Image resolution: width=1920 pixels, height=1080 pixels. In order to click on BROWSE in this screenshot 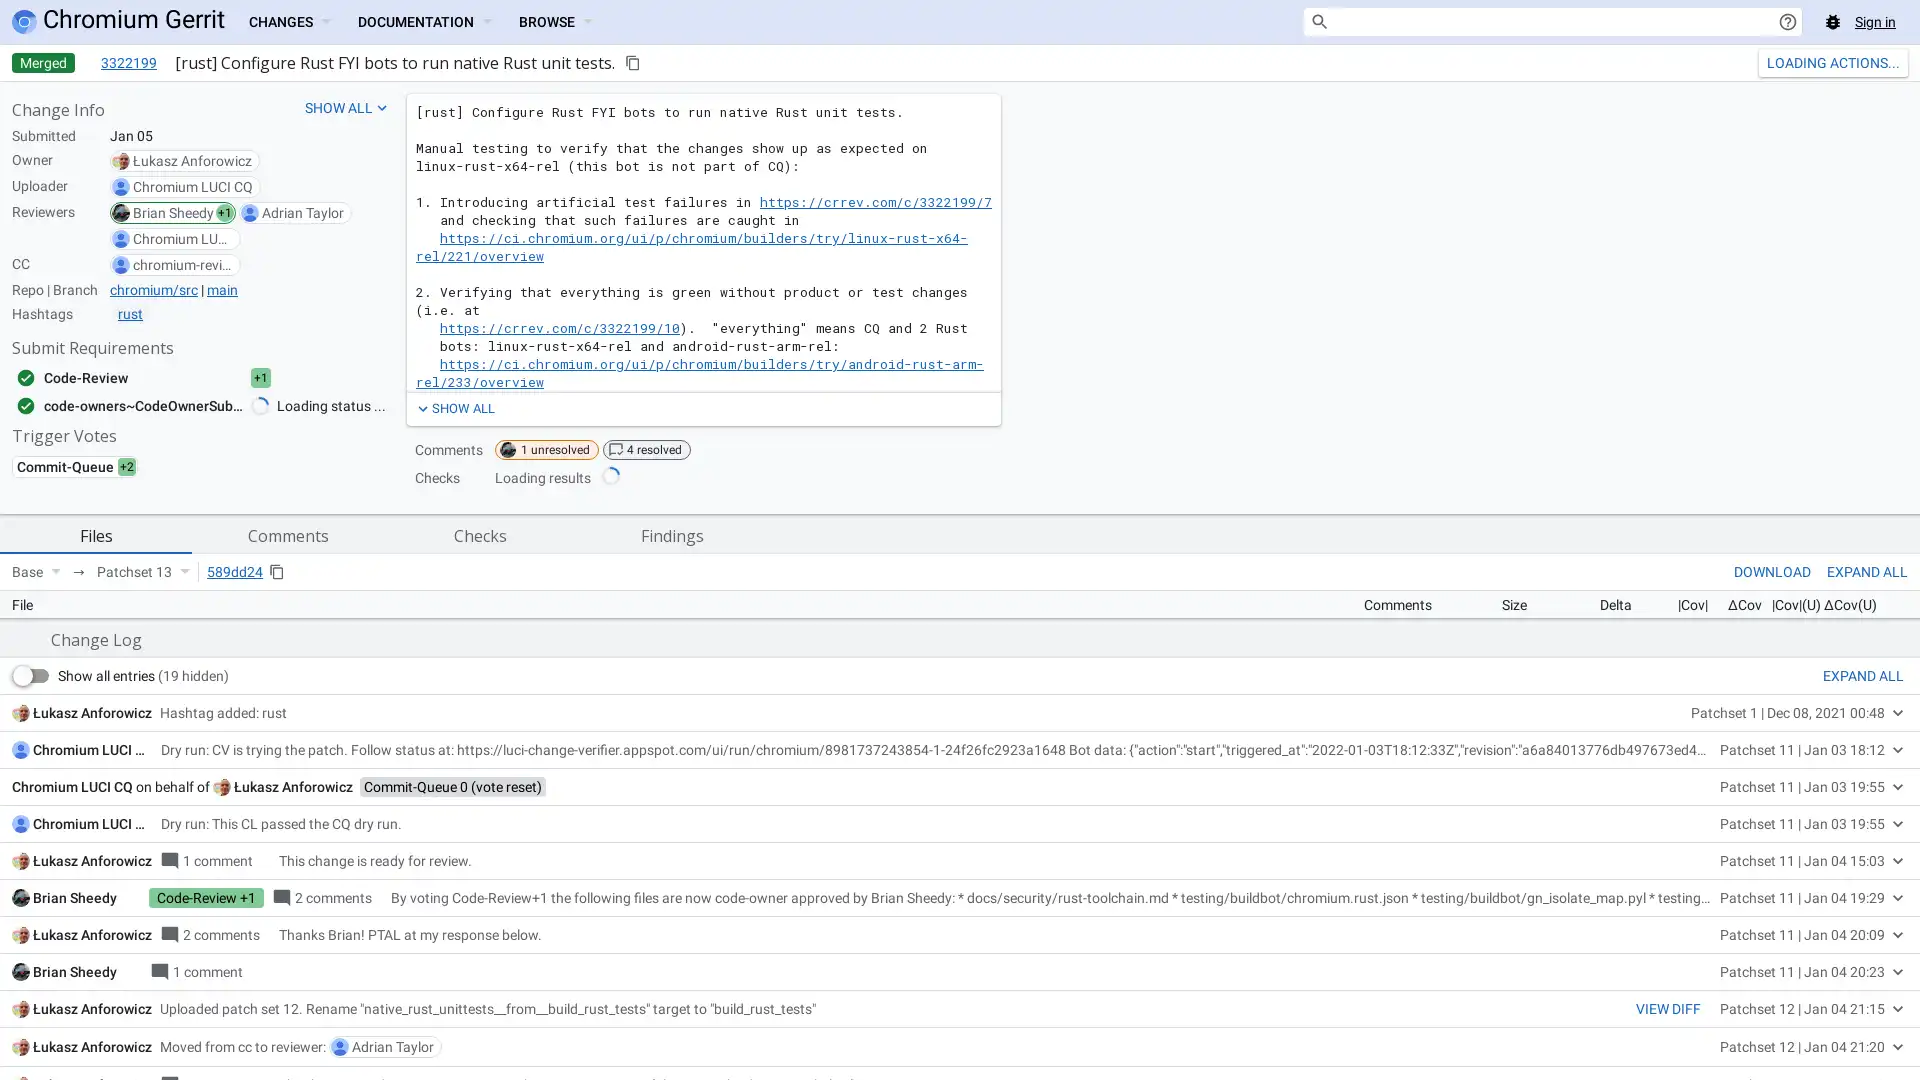, I will do `click(555, 22)`.